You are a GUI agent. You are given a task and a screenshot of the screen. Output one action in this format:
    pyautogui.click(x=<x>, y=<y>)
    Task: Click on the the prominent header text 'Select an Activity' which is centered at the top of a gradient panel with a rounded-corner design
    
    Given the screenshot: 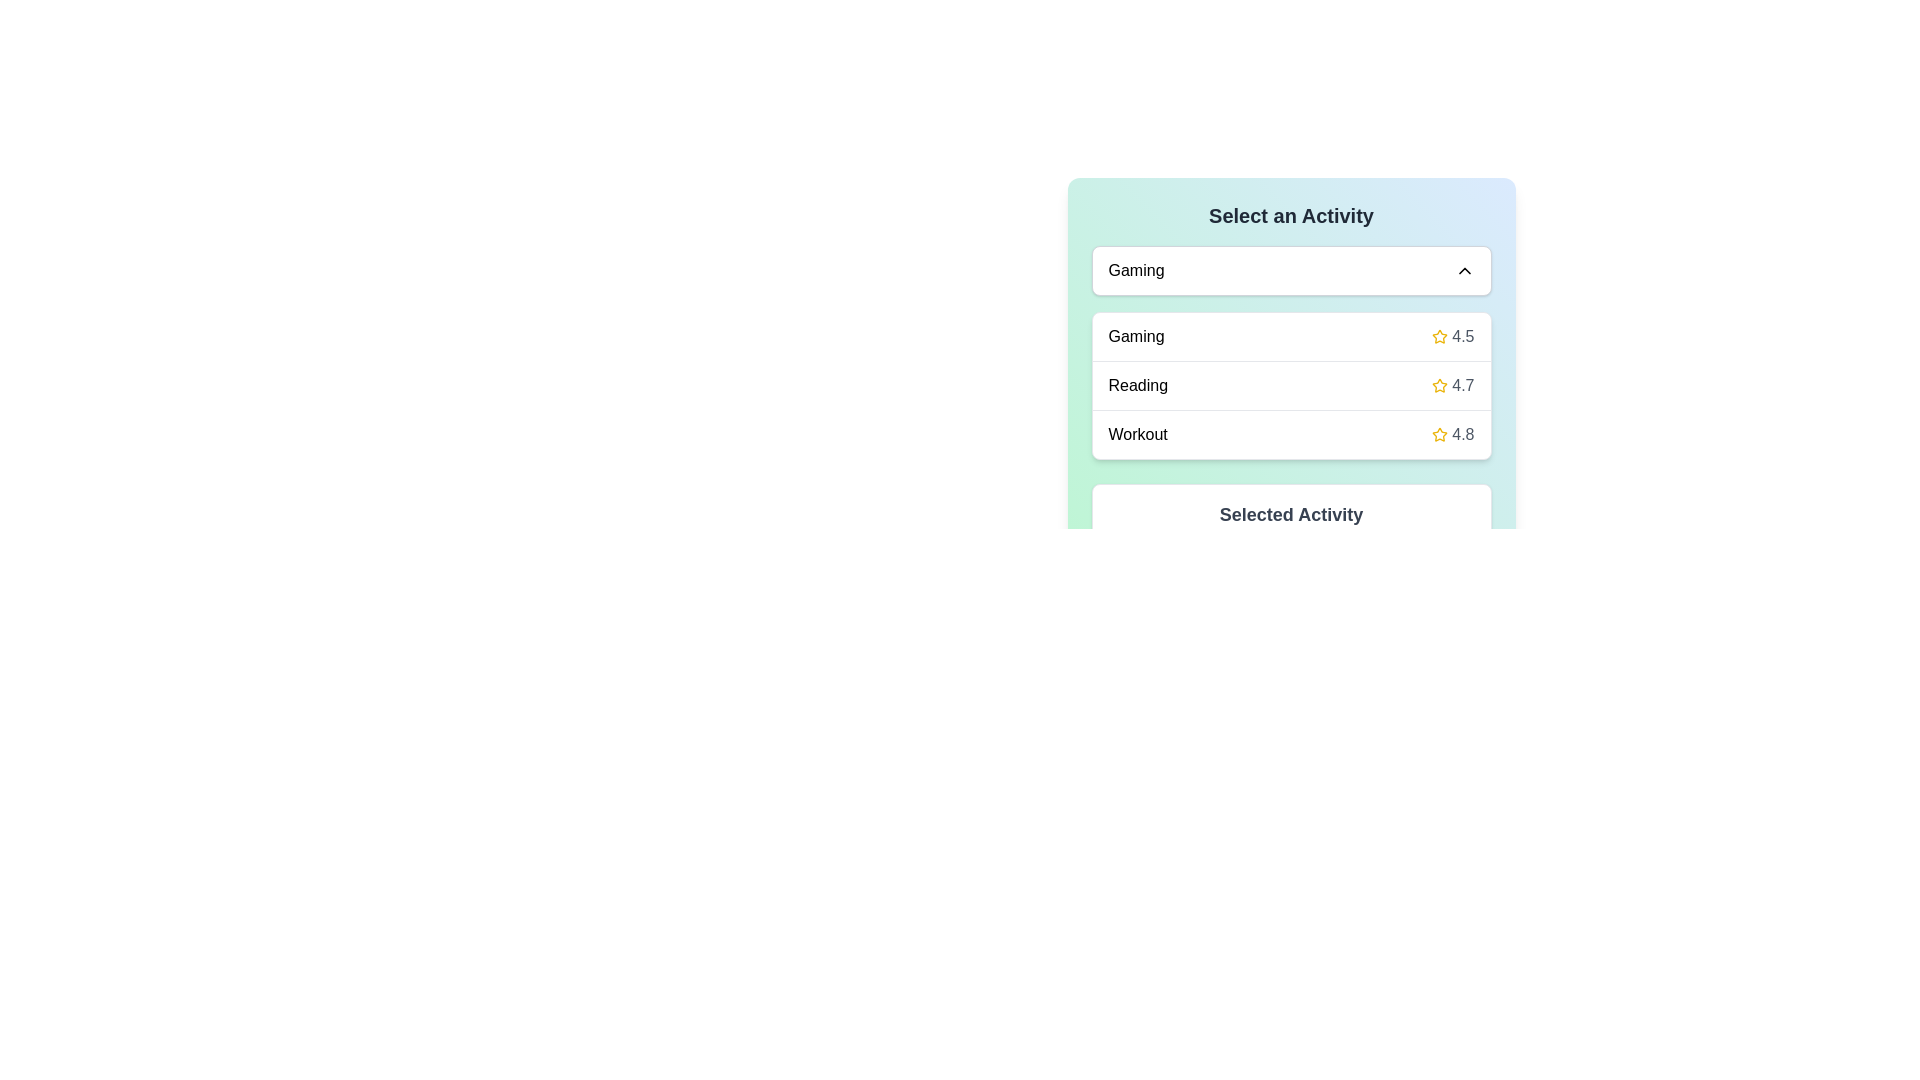 What is the action you would take?
    pyautogui.click(x=1291, y=216)
    